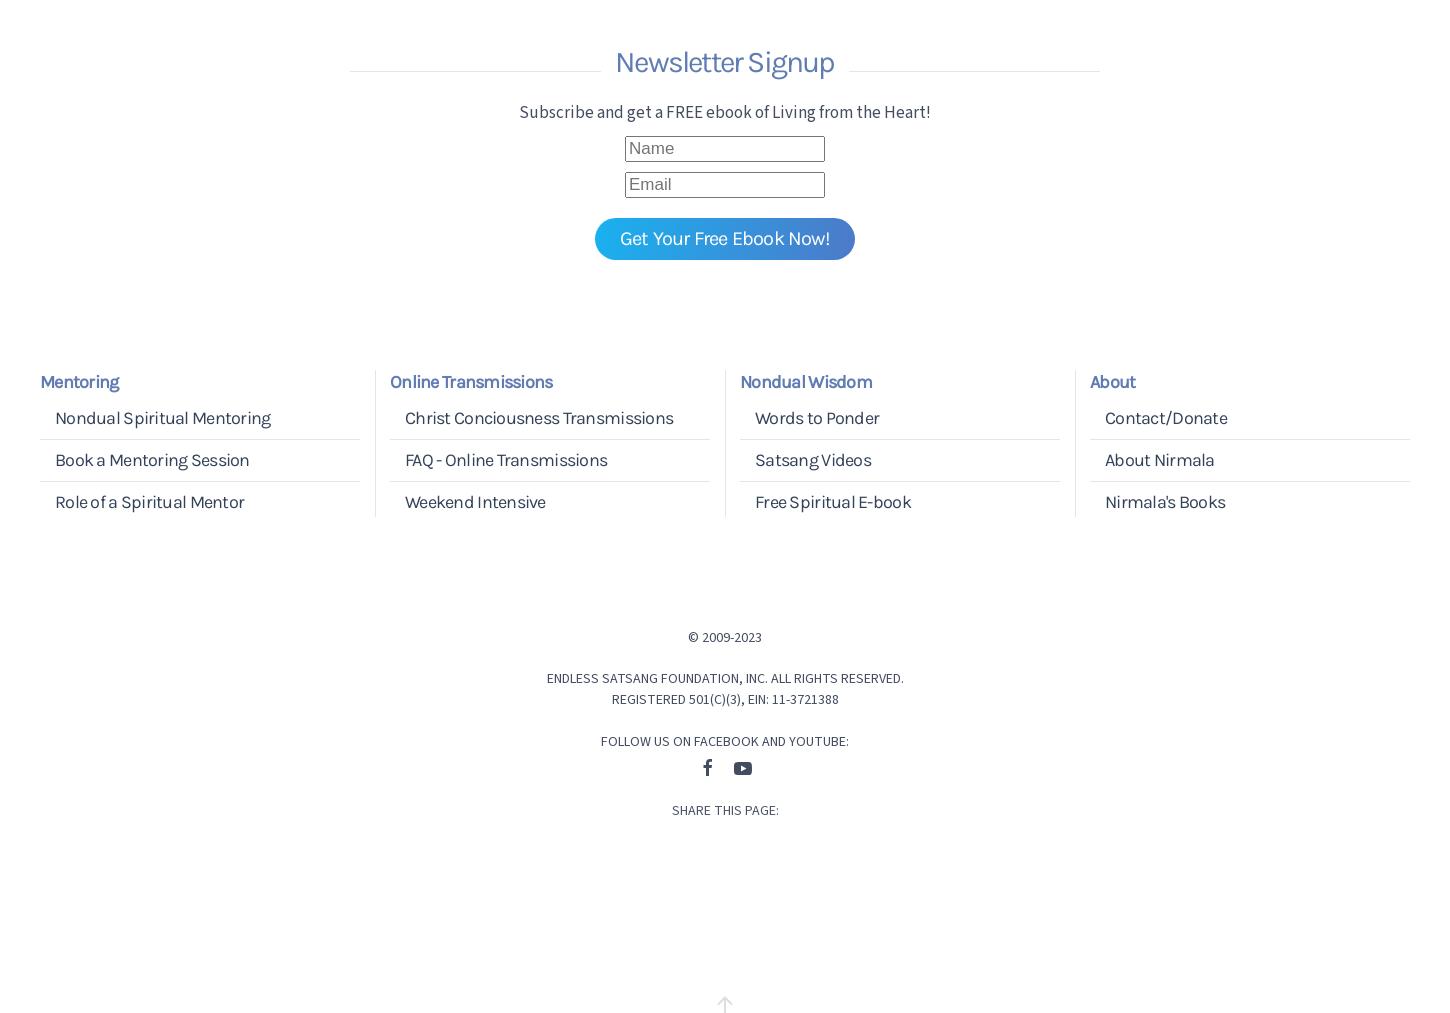  What do you see at coordinates (812, 459) in the screenshot?
I see `'Satsang Videos'` at bounding box center [812, 459].